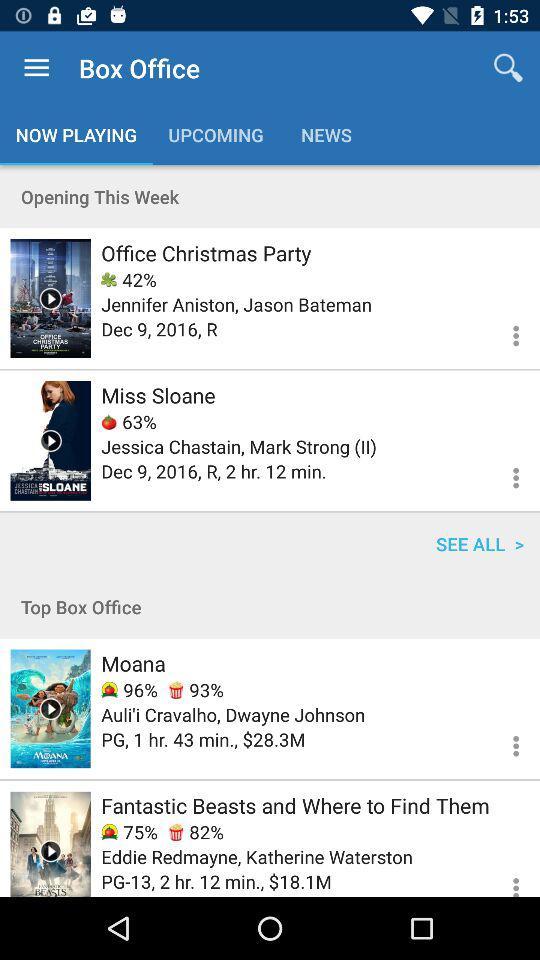  What do you see at coordinates (50, 297) in the screenshot?
I see `party` at bounding box center [50, 297].